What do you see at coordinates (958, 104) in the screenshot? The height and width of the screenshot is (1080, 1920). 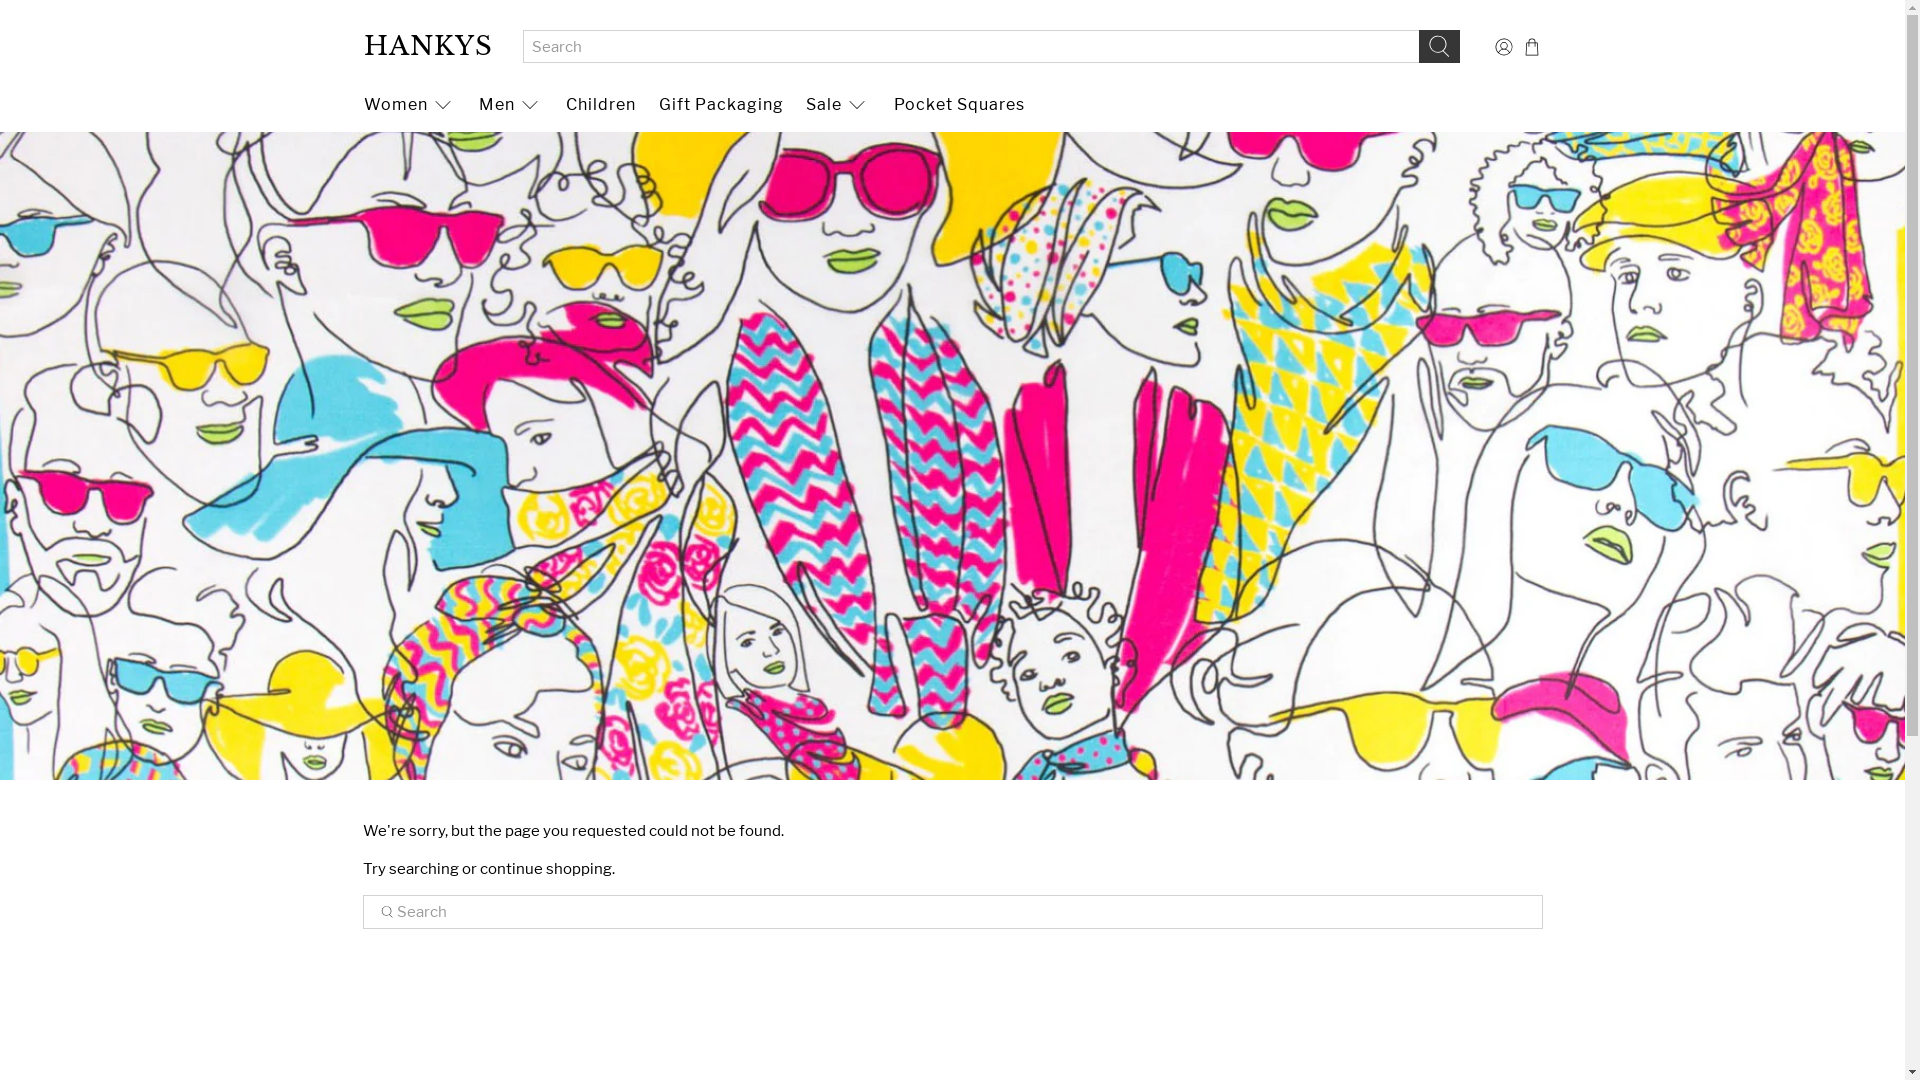 I see `'Pocket Squares'` at bounding box center [958, 104].